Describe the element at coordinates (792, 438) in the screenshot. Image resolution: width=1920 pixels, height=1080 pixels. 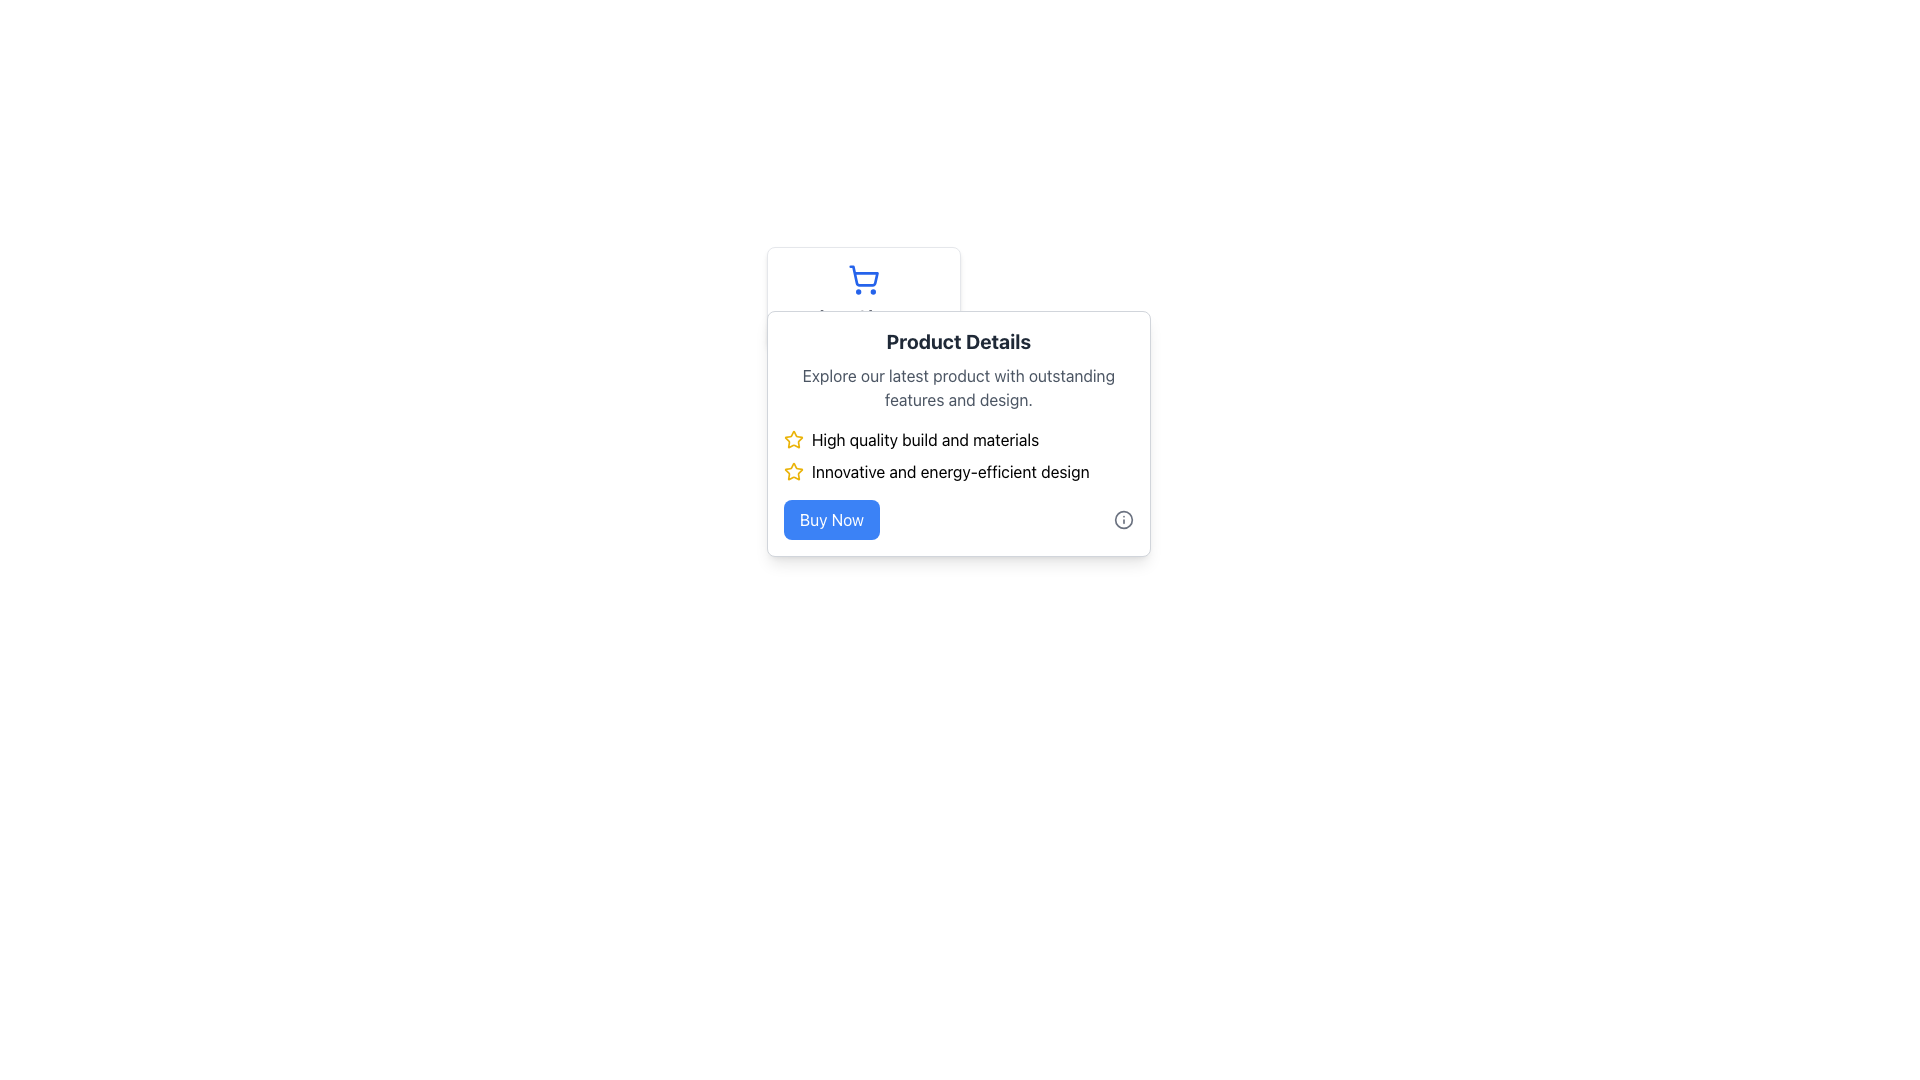
I see `the star-shaped icon with a yellow fill and black outline, located to the left of the text 'High quality build and materials' in the product details section` at that location.